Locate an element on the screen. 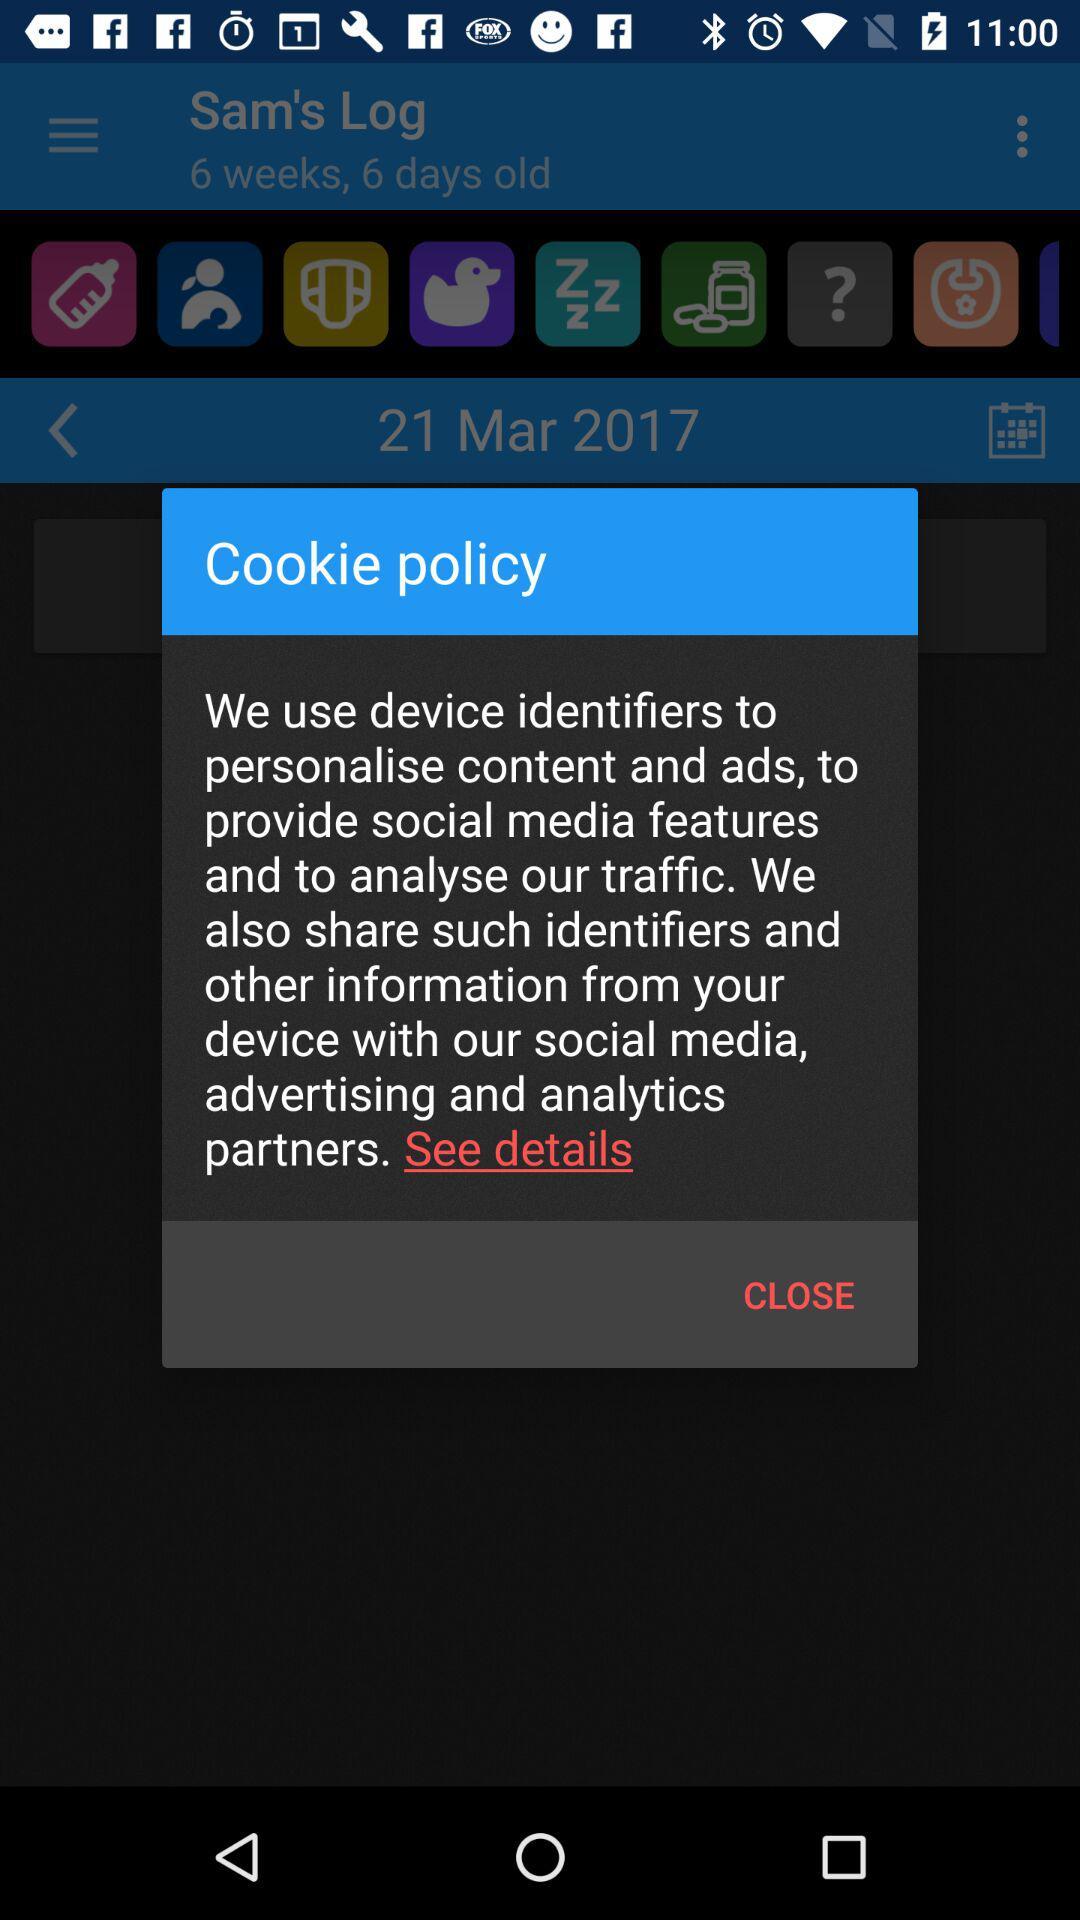 The width and height of the screenshot is (1080, 1920). the icon above the close icon is located at coordinates (540, 927).